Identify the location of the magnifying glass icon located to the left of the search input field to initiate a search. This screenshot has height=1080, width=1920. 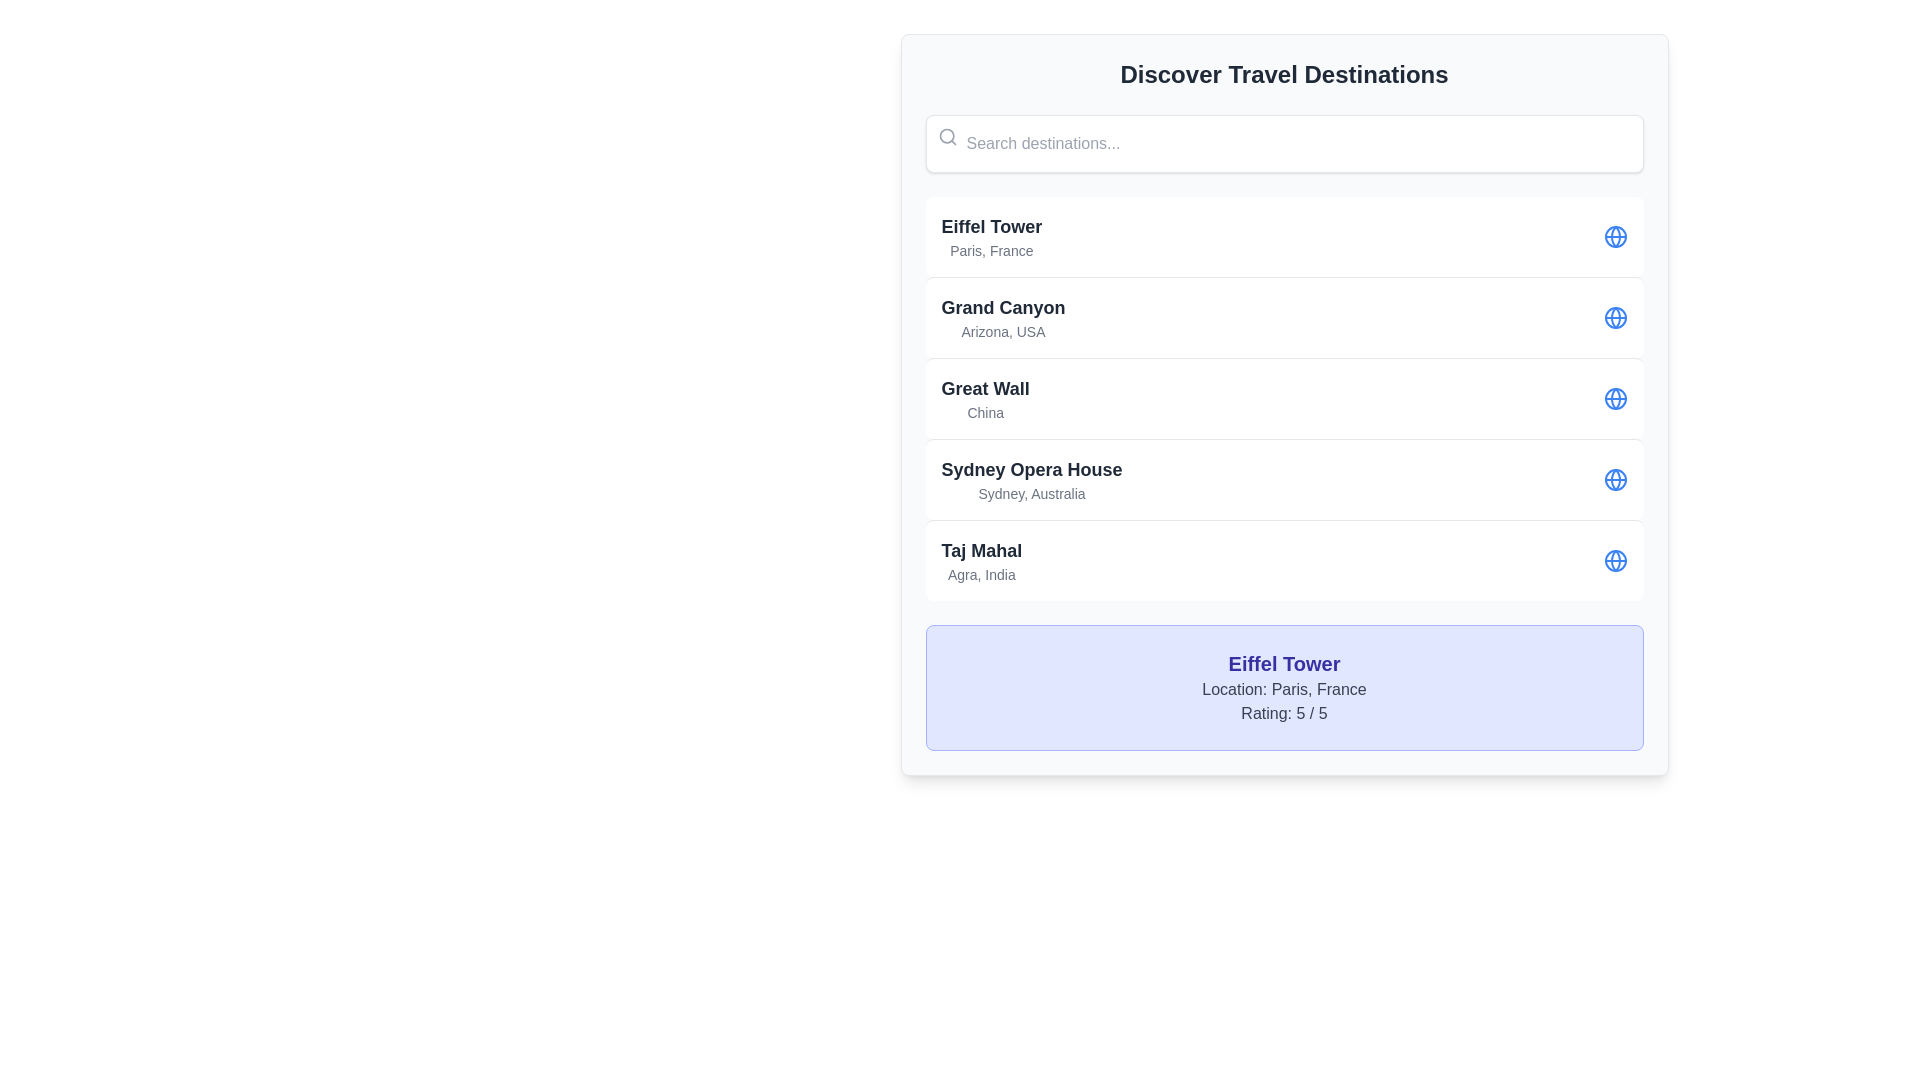
(946, 136).